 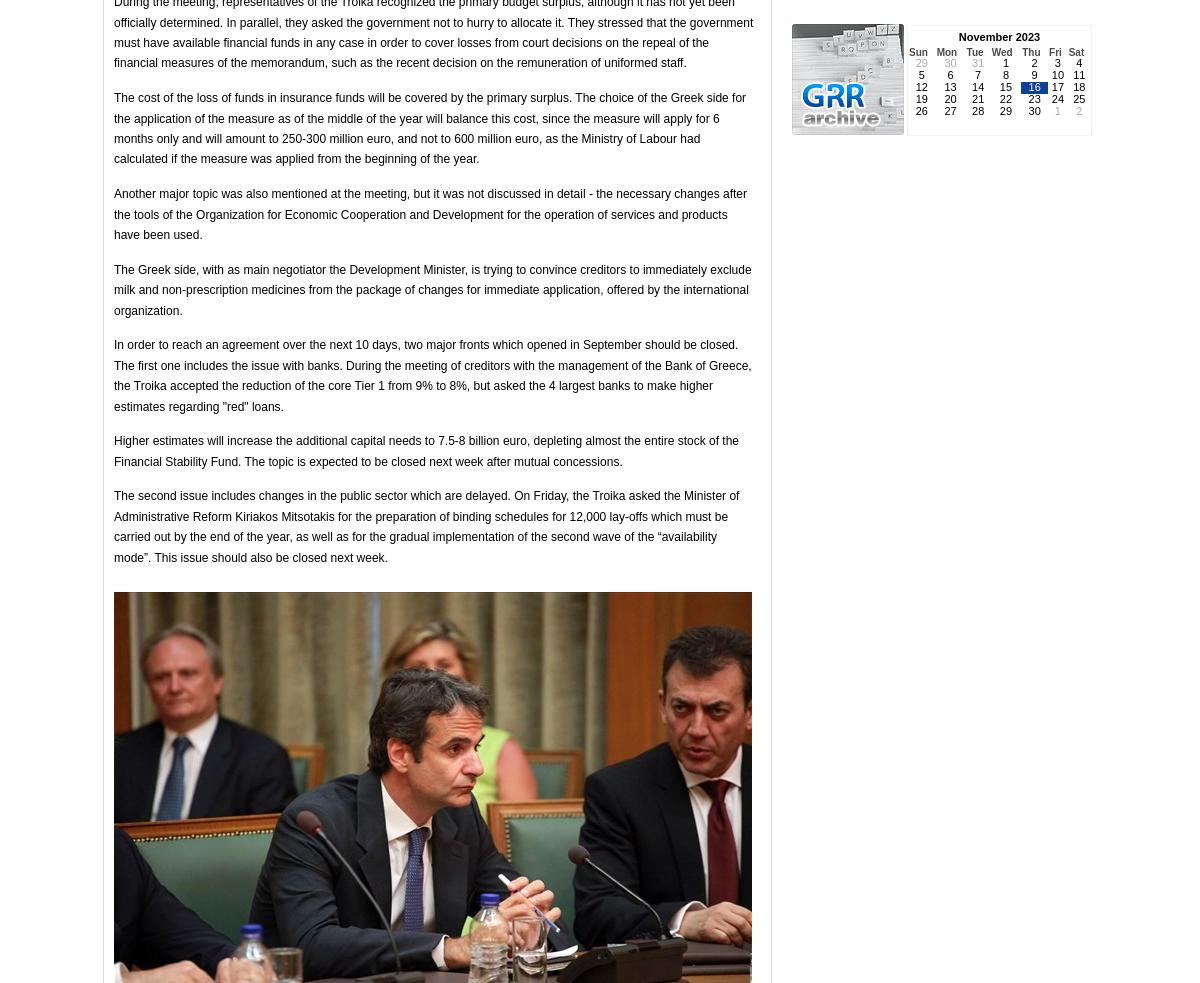 I want to click on 'Higher estimates will increase the additional capital needs to 7.5-8 billion euro, depleting almost the entire stock of the Financial Stability Fund. The topic is expected to be closed next week after mutual concessions.', so click(x=426, y=450).